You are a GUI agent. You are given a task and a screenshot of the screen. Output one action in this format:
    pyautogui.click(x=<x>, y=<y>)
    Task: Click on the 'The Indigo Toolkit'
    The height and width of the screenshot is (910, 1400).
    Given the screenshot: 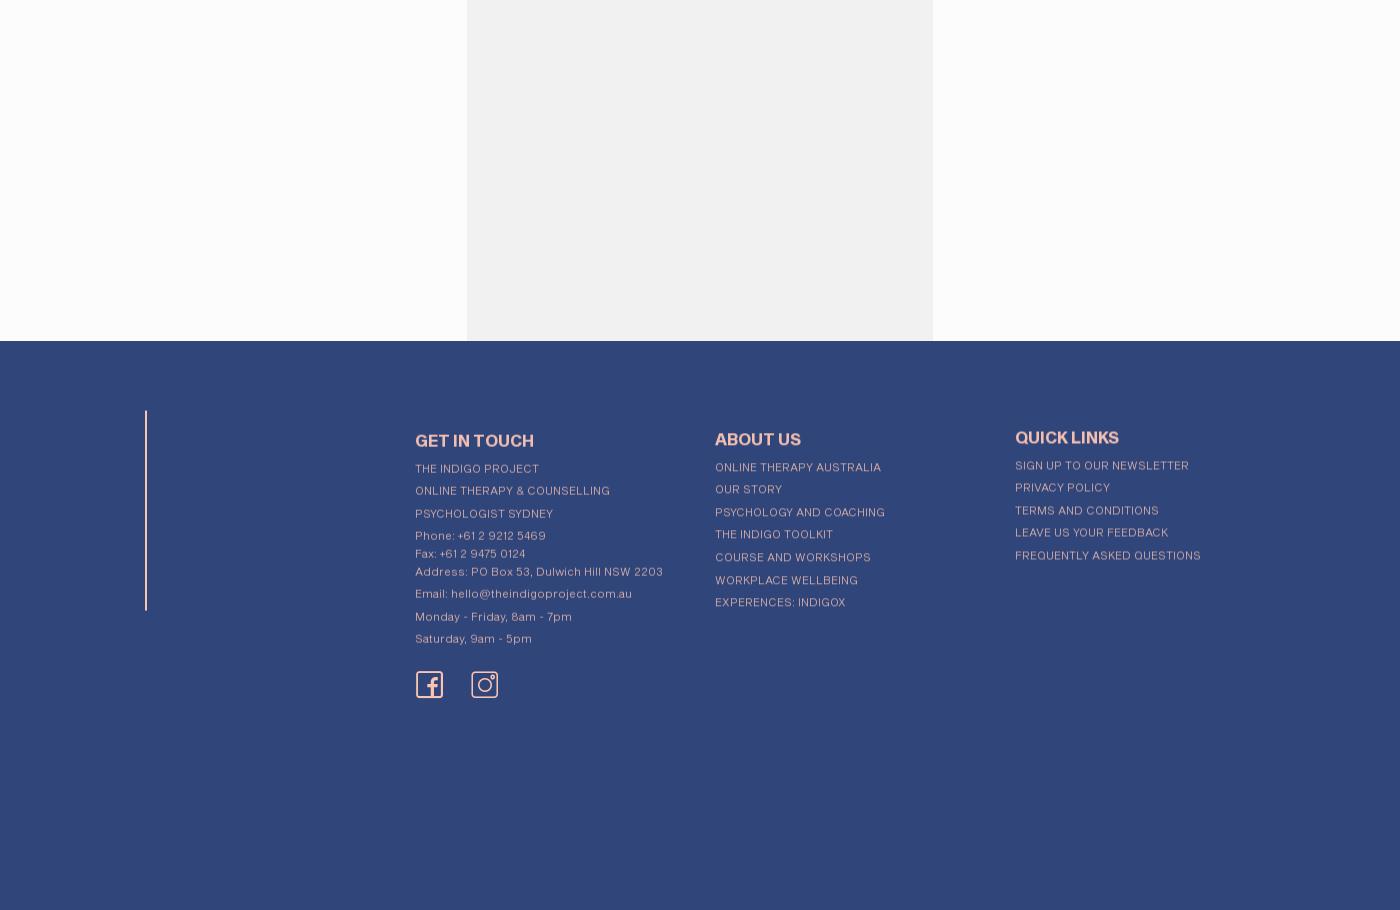 What is the action you would take?
    pyautogui.click(x=774, y=526)
    